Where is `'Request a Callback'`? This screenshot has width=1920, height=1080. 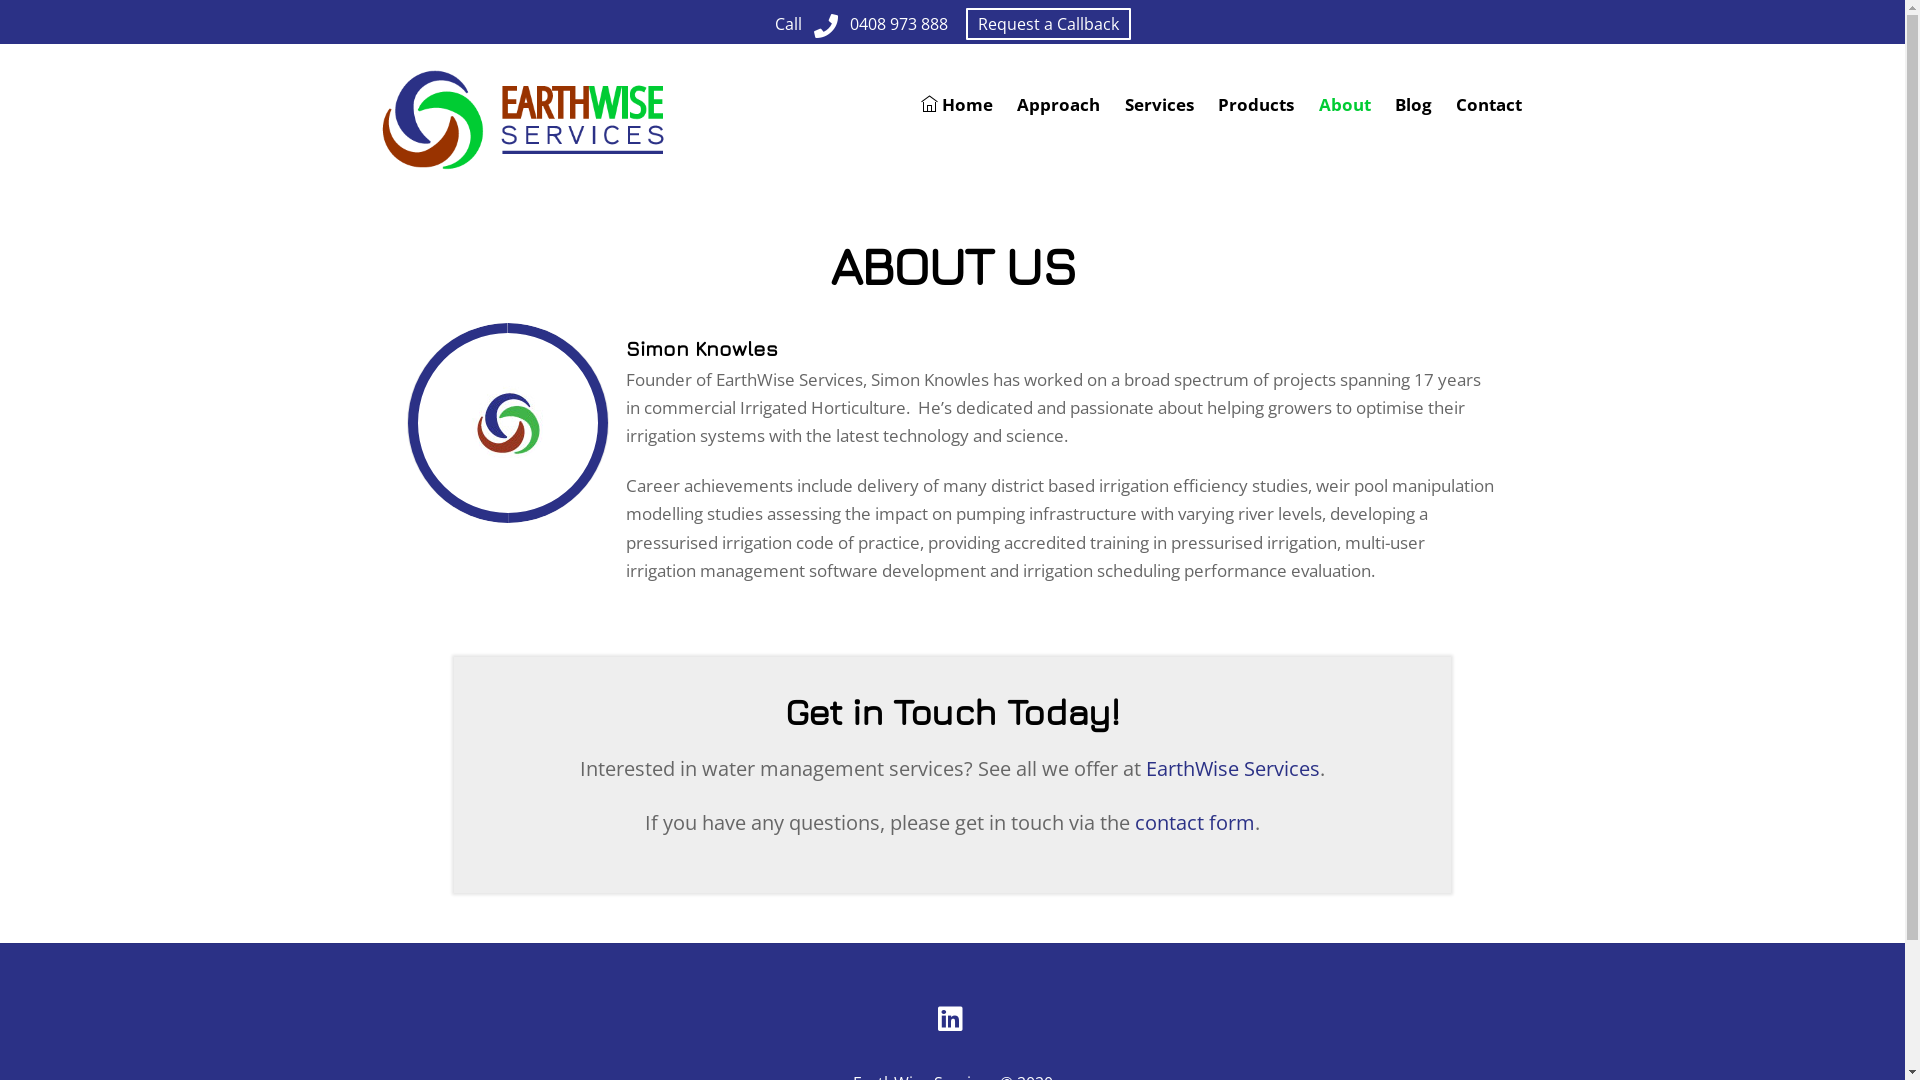
'Request a Callback' is located at coordinates (1047, 23).